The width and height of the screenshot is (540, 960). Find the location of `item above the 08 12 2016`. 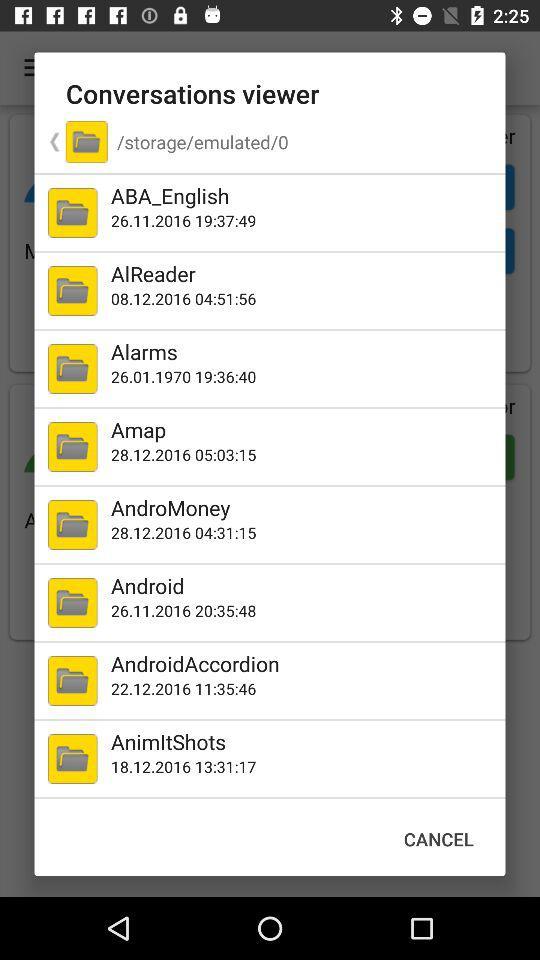

item above the 08 12 2016 is located at coordinates (303, 272).